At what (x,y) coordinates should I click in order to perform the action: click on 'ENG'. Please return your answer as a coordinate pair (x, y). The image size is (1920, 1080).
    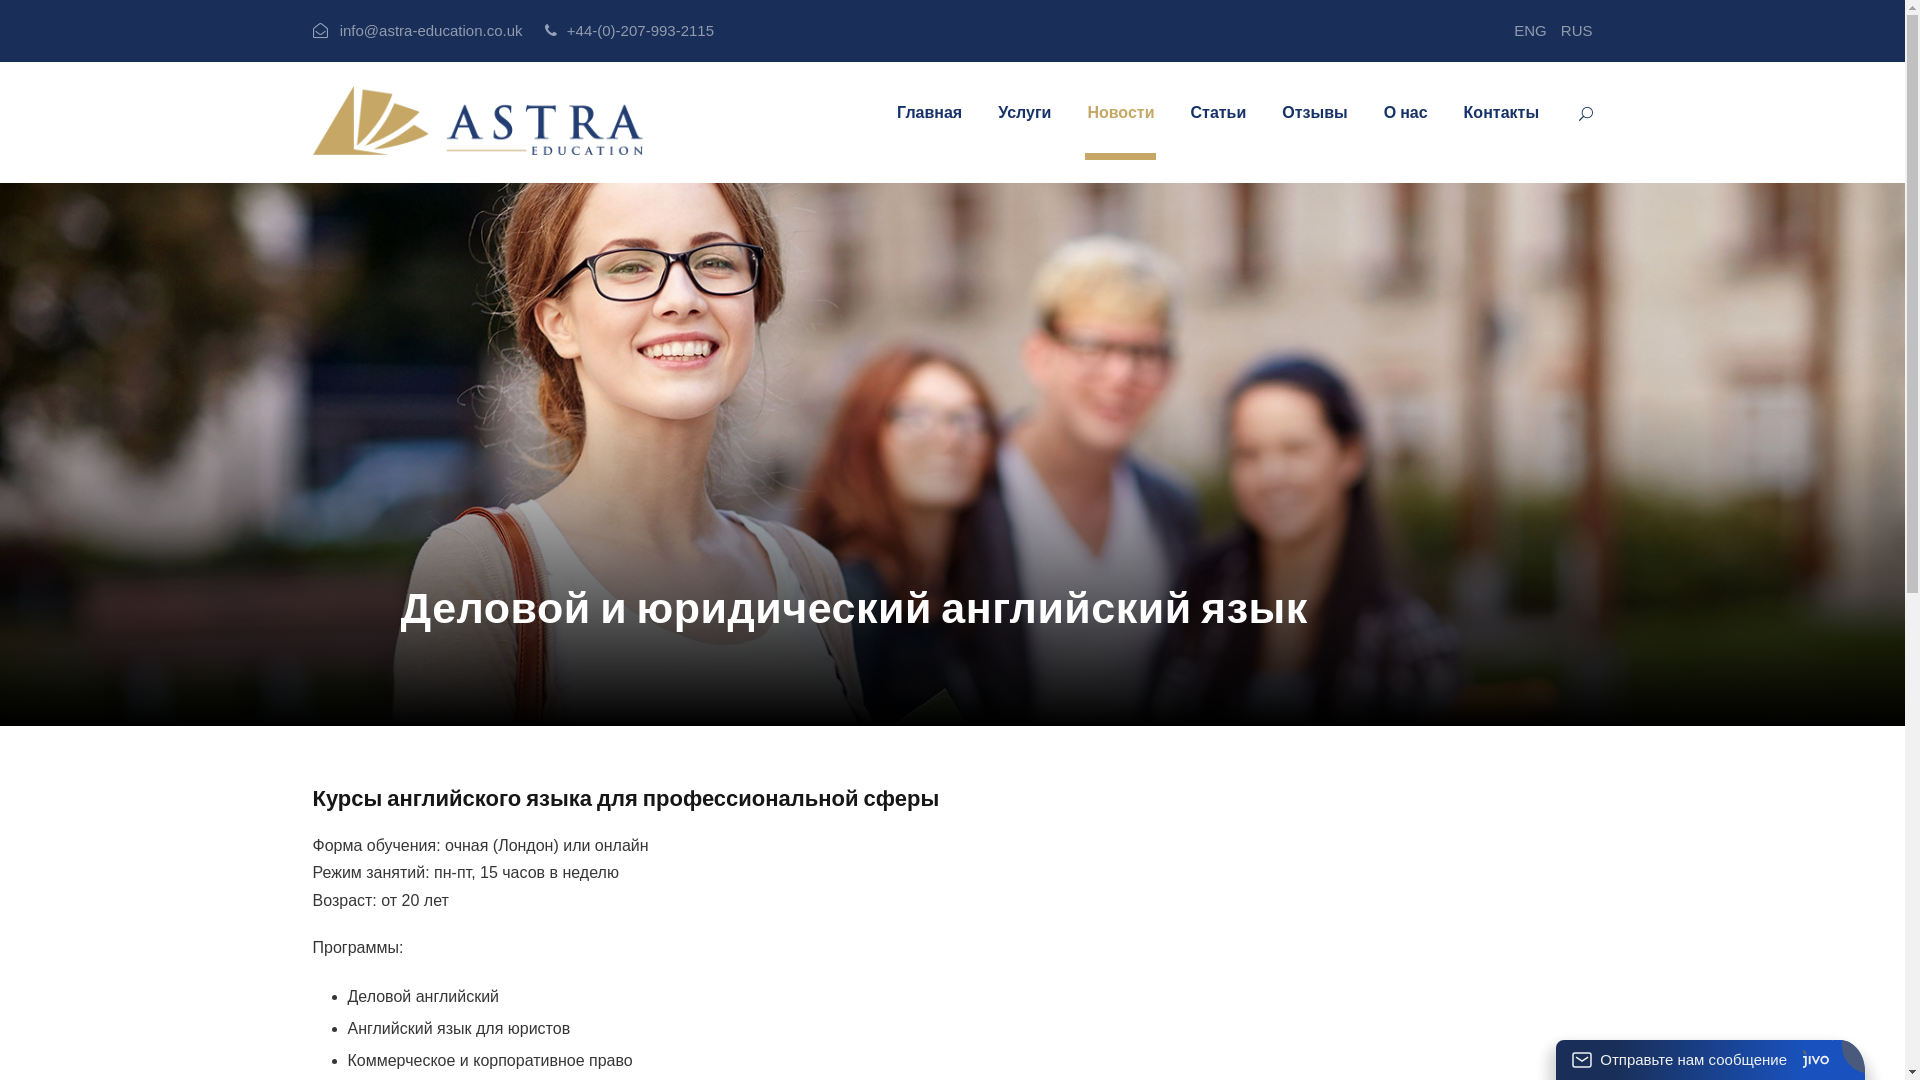
    Looking at the image, I should click on (1524, 30).